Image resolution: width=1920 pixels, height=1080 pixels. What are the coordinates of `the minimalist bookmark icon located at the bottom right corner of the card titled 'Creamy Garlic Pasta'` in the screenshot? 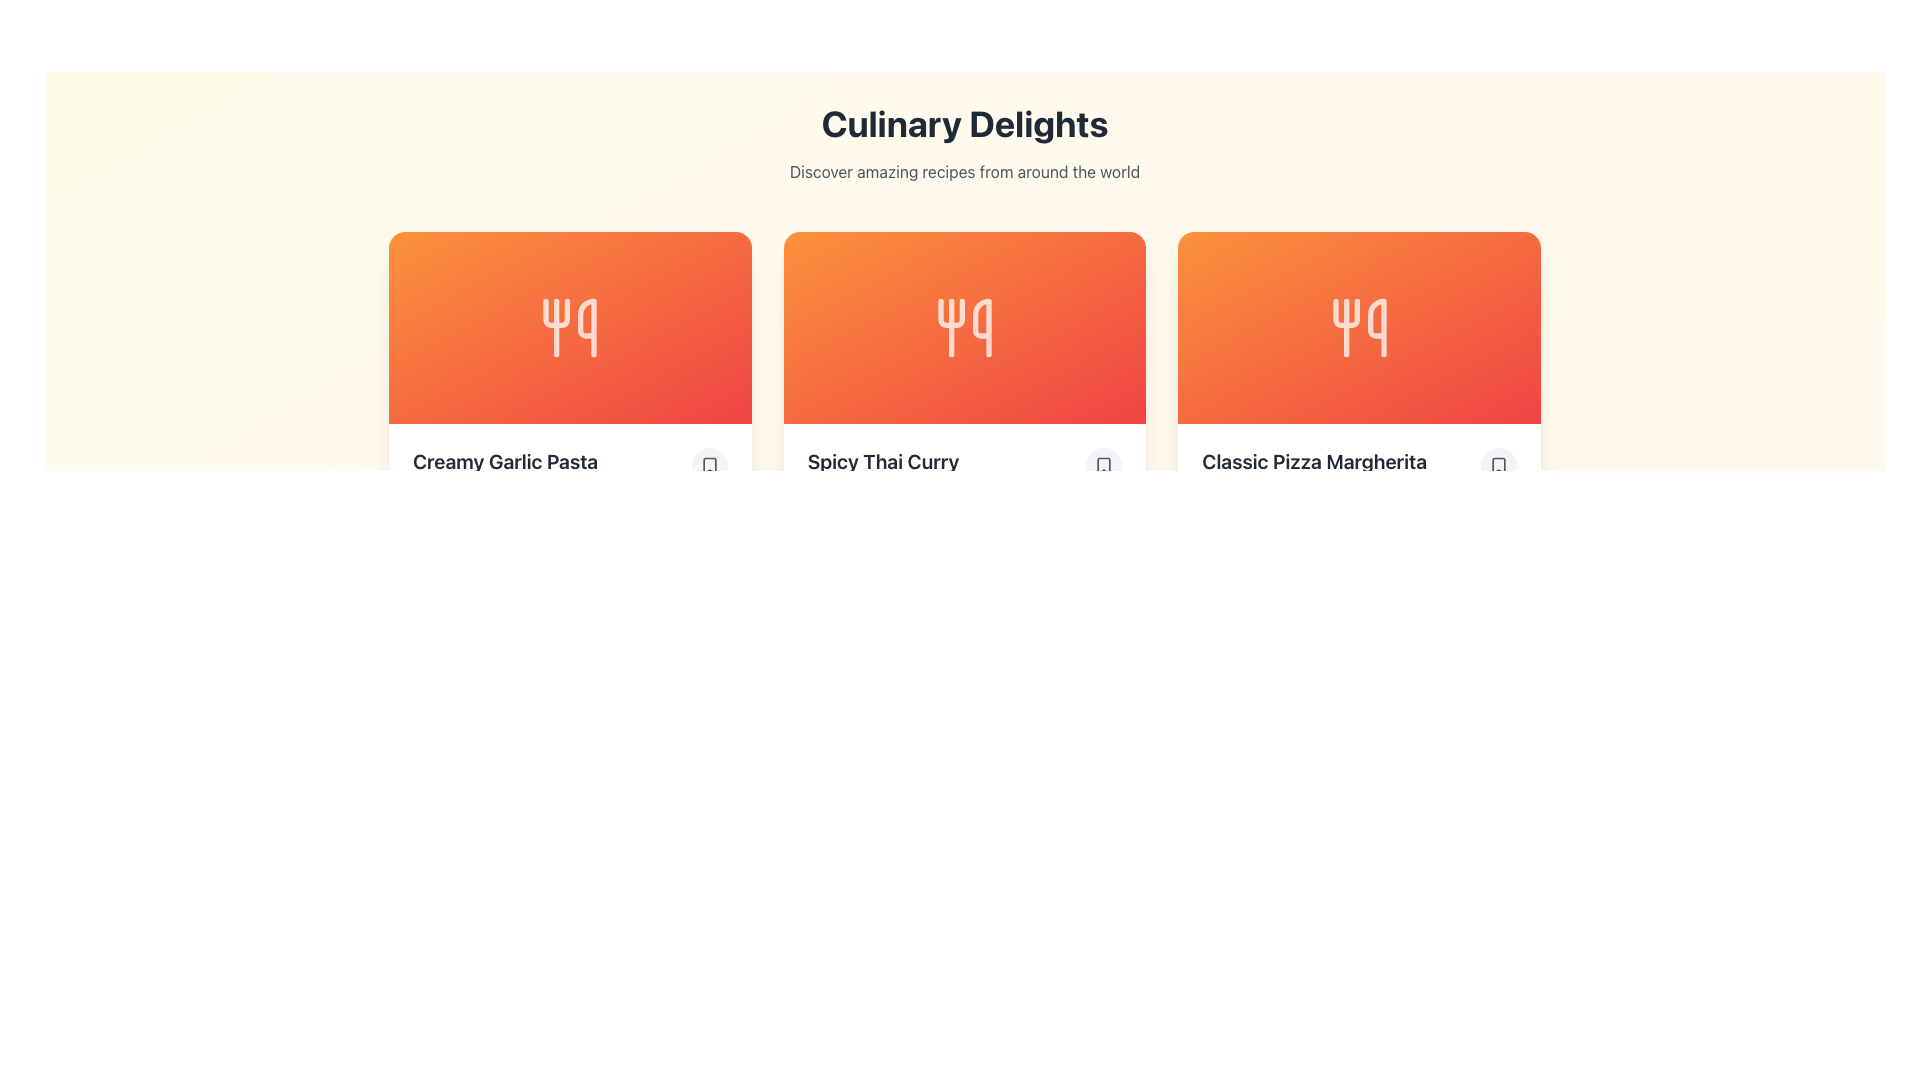 It's located at (709, 466).